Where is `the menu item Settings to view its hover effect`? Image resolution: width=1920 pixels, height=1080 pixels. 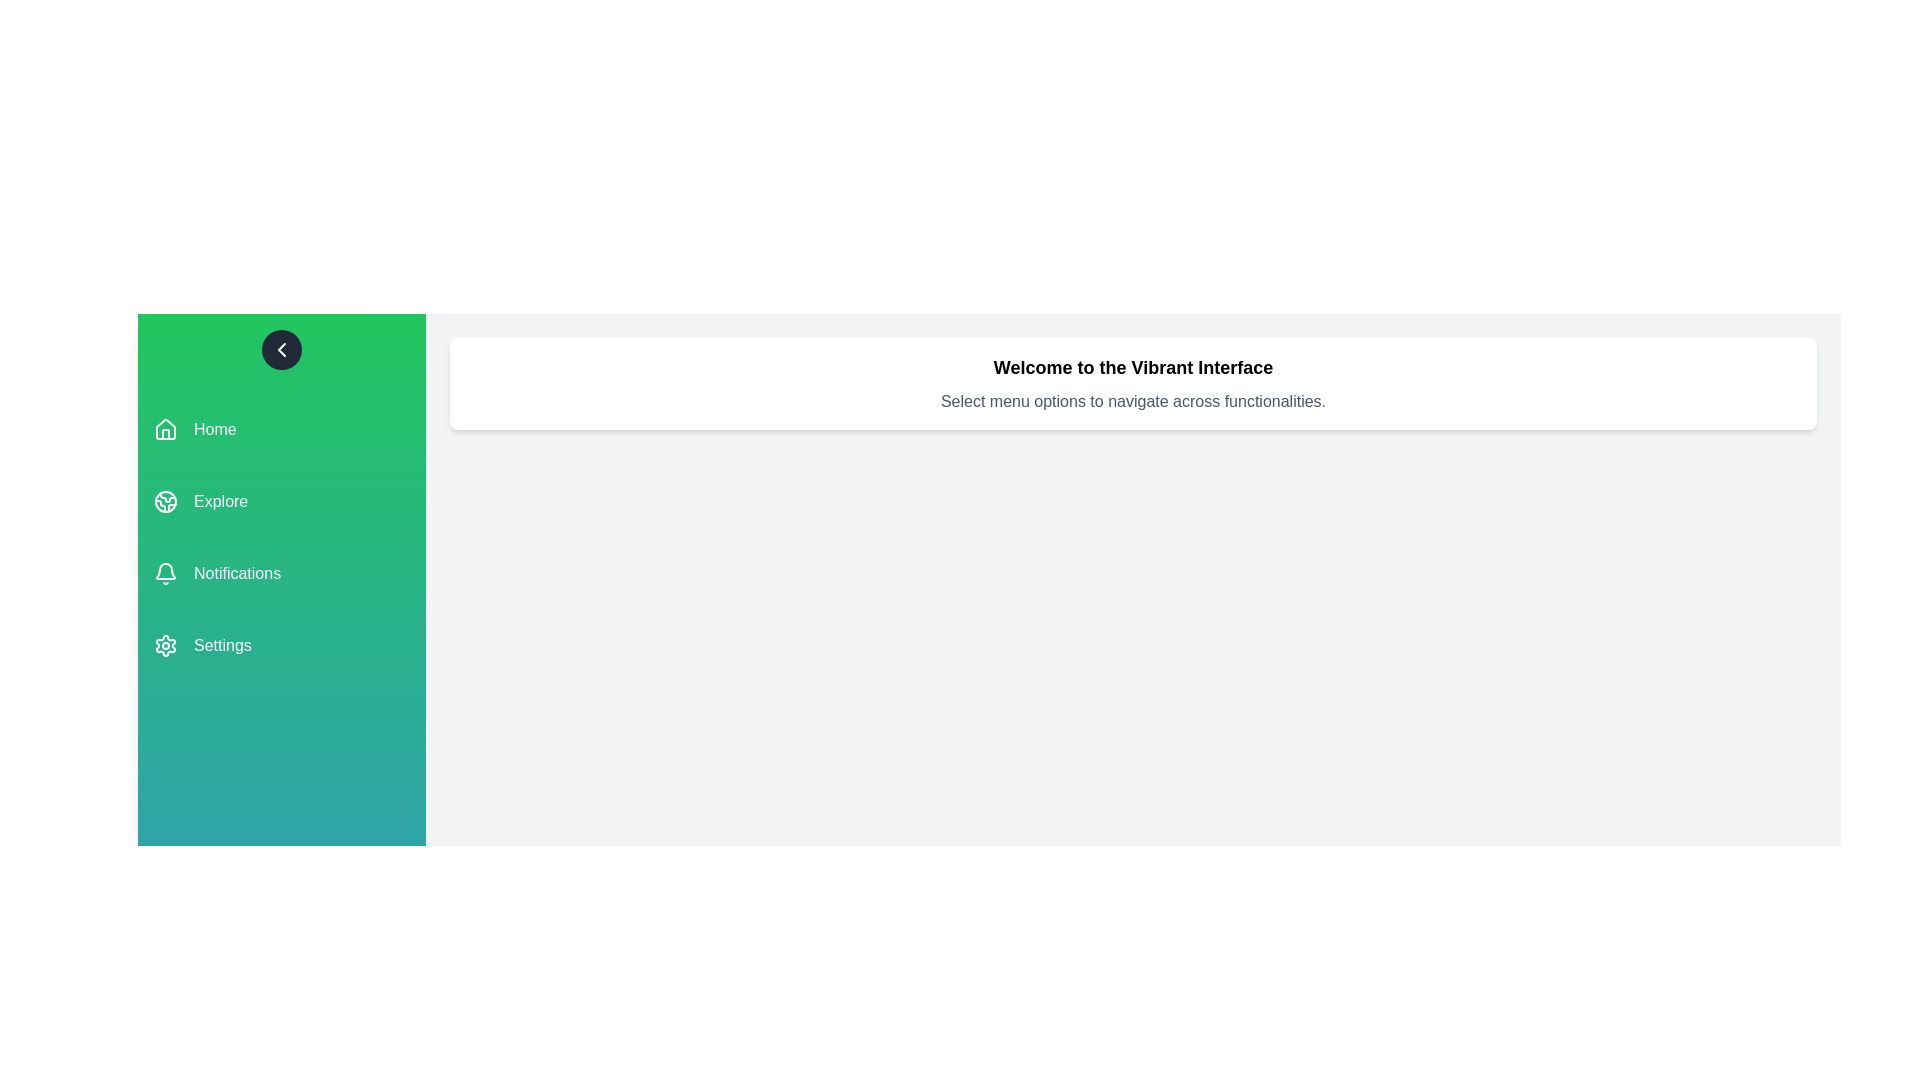
the menu item Settings to view its hover effect is located at coordinates (281, 645).